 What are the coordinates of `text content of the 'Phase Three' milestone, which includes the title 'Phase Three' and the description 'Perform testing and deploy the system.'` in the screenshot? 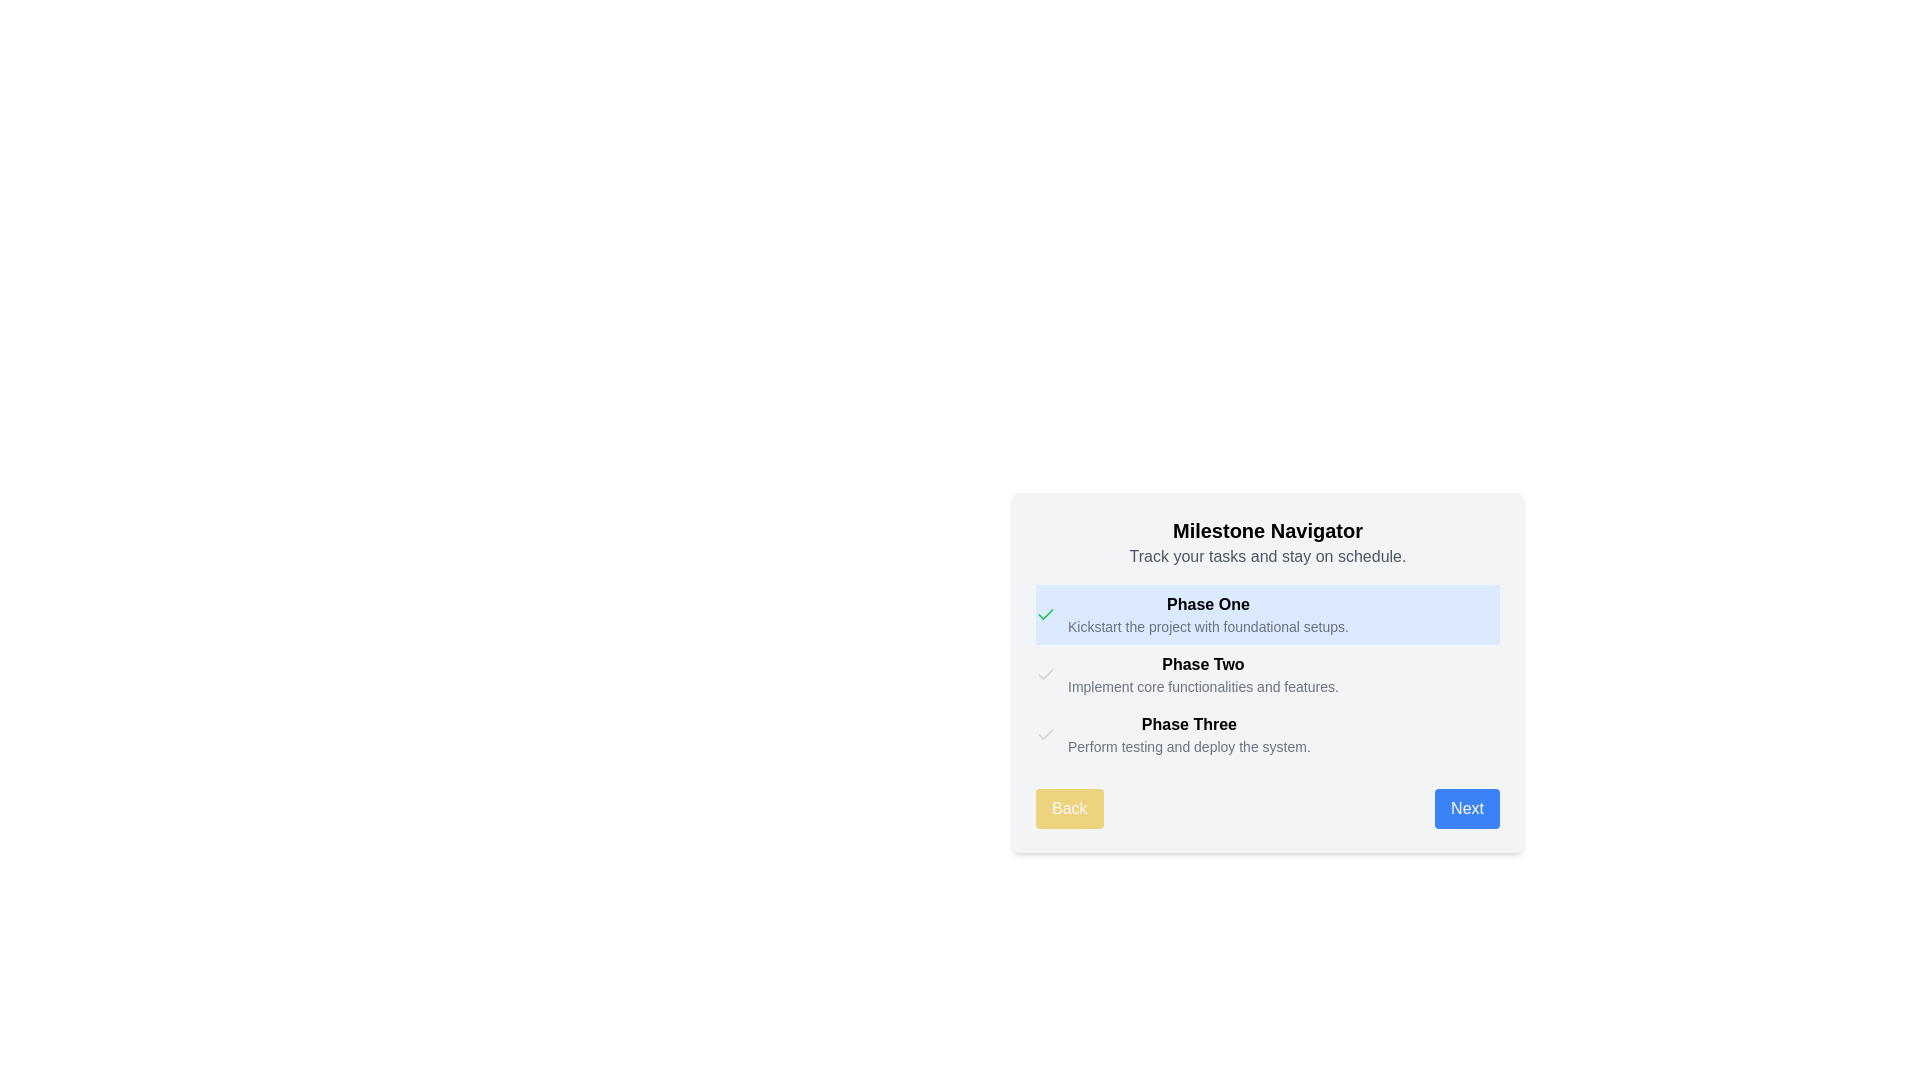 It's located at (1189, 735).